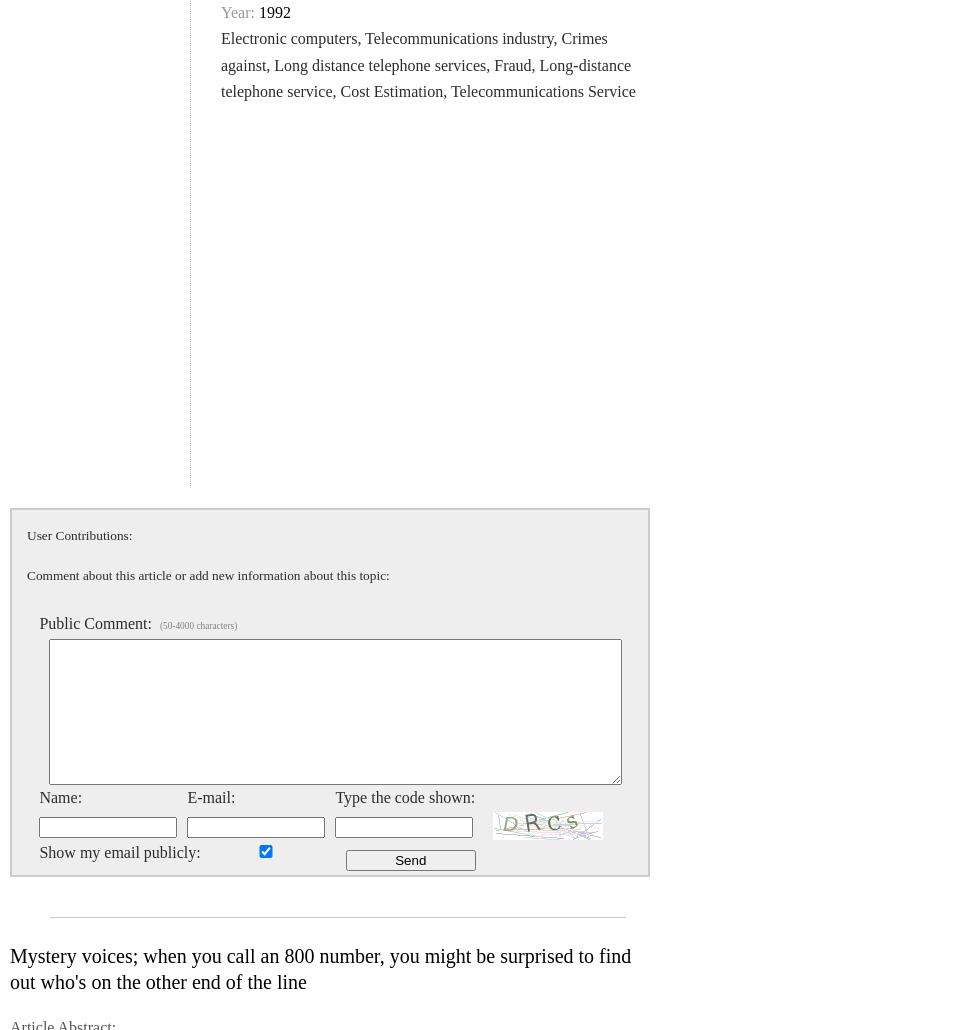 Image resolution: width=980 pixels, height=1030 pixels. Describe the element at coordinates (119, 851) in the screenshot. I see `'Show my email publicly:'` at that location.